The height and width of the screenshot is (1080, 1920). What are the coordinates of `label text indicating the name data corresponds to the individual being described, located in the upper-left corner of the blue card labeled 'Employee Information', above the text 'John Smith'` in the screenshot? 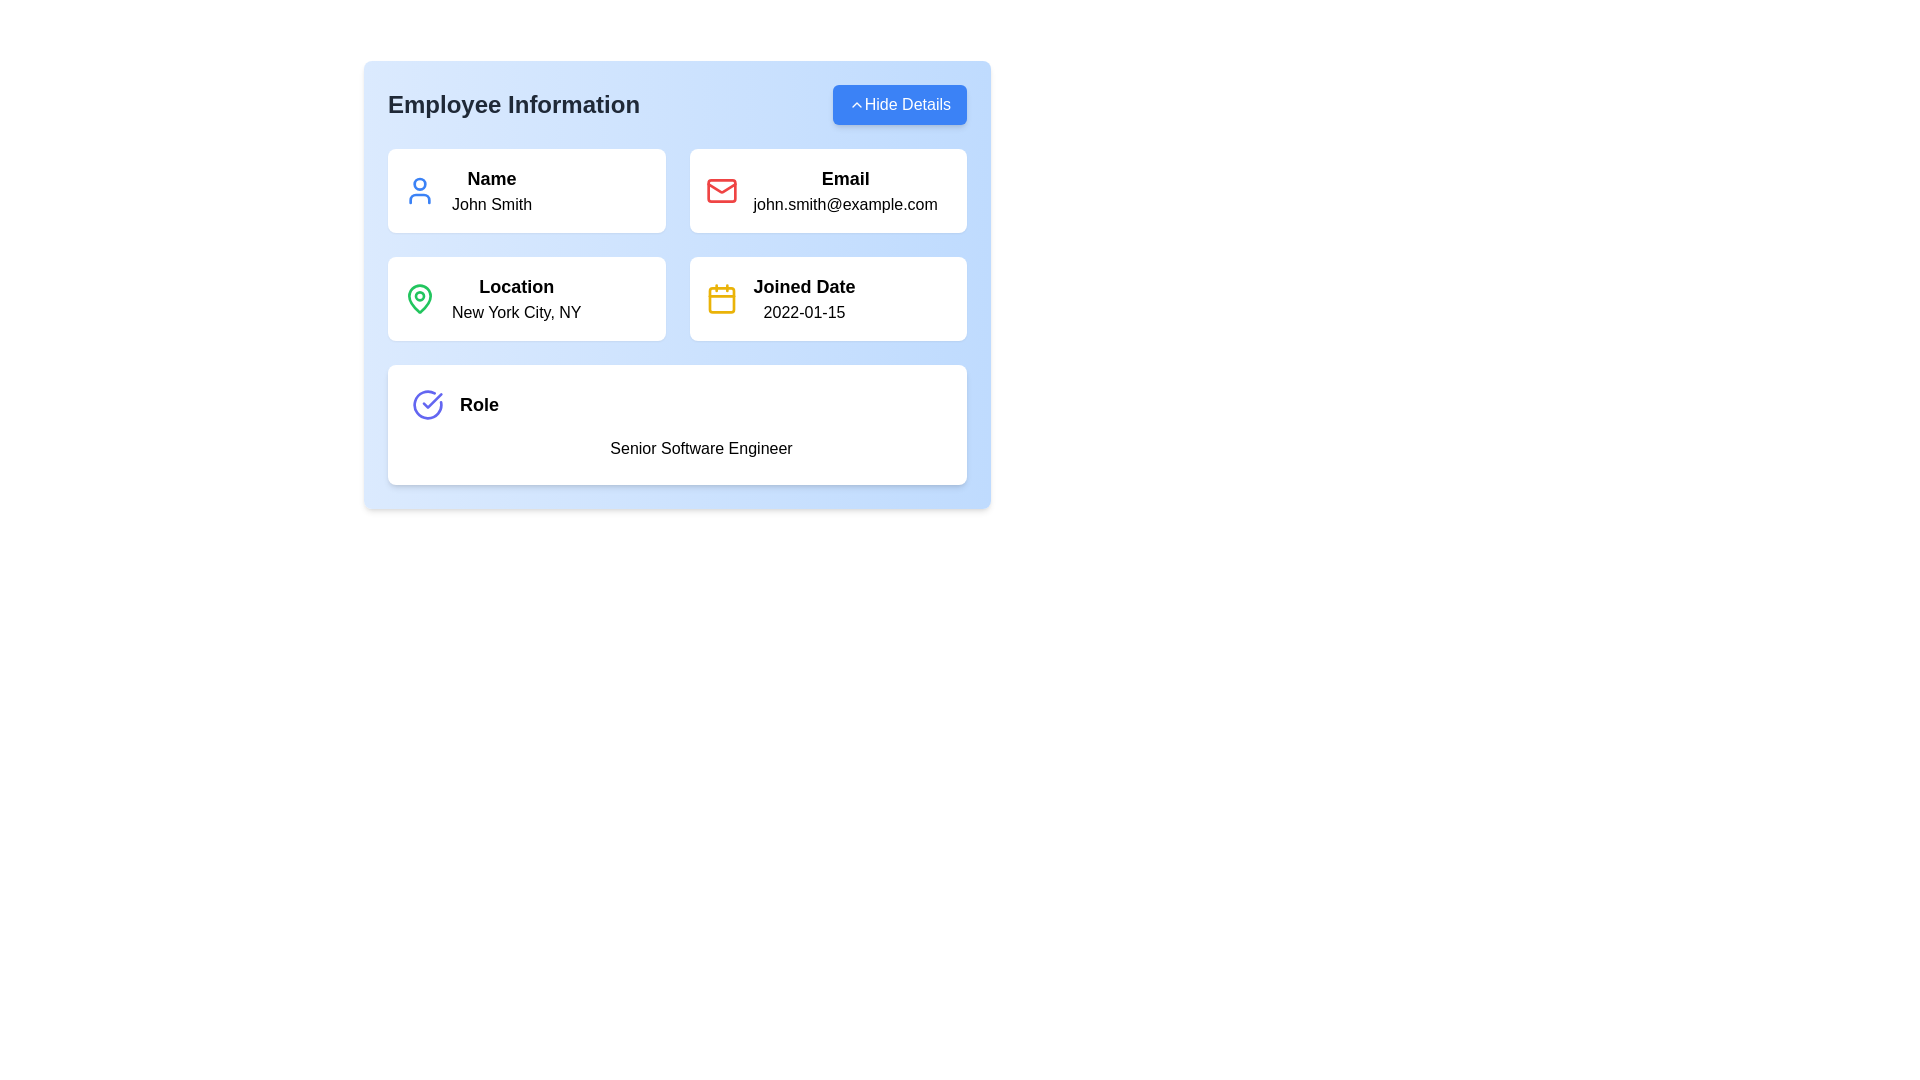 It's located at (492, 177).